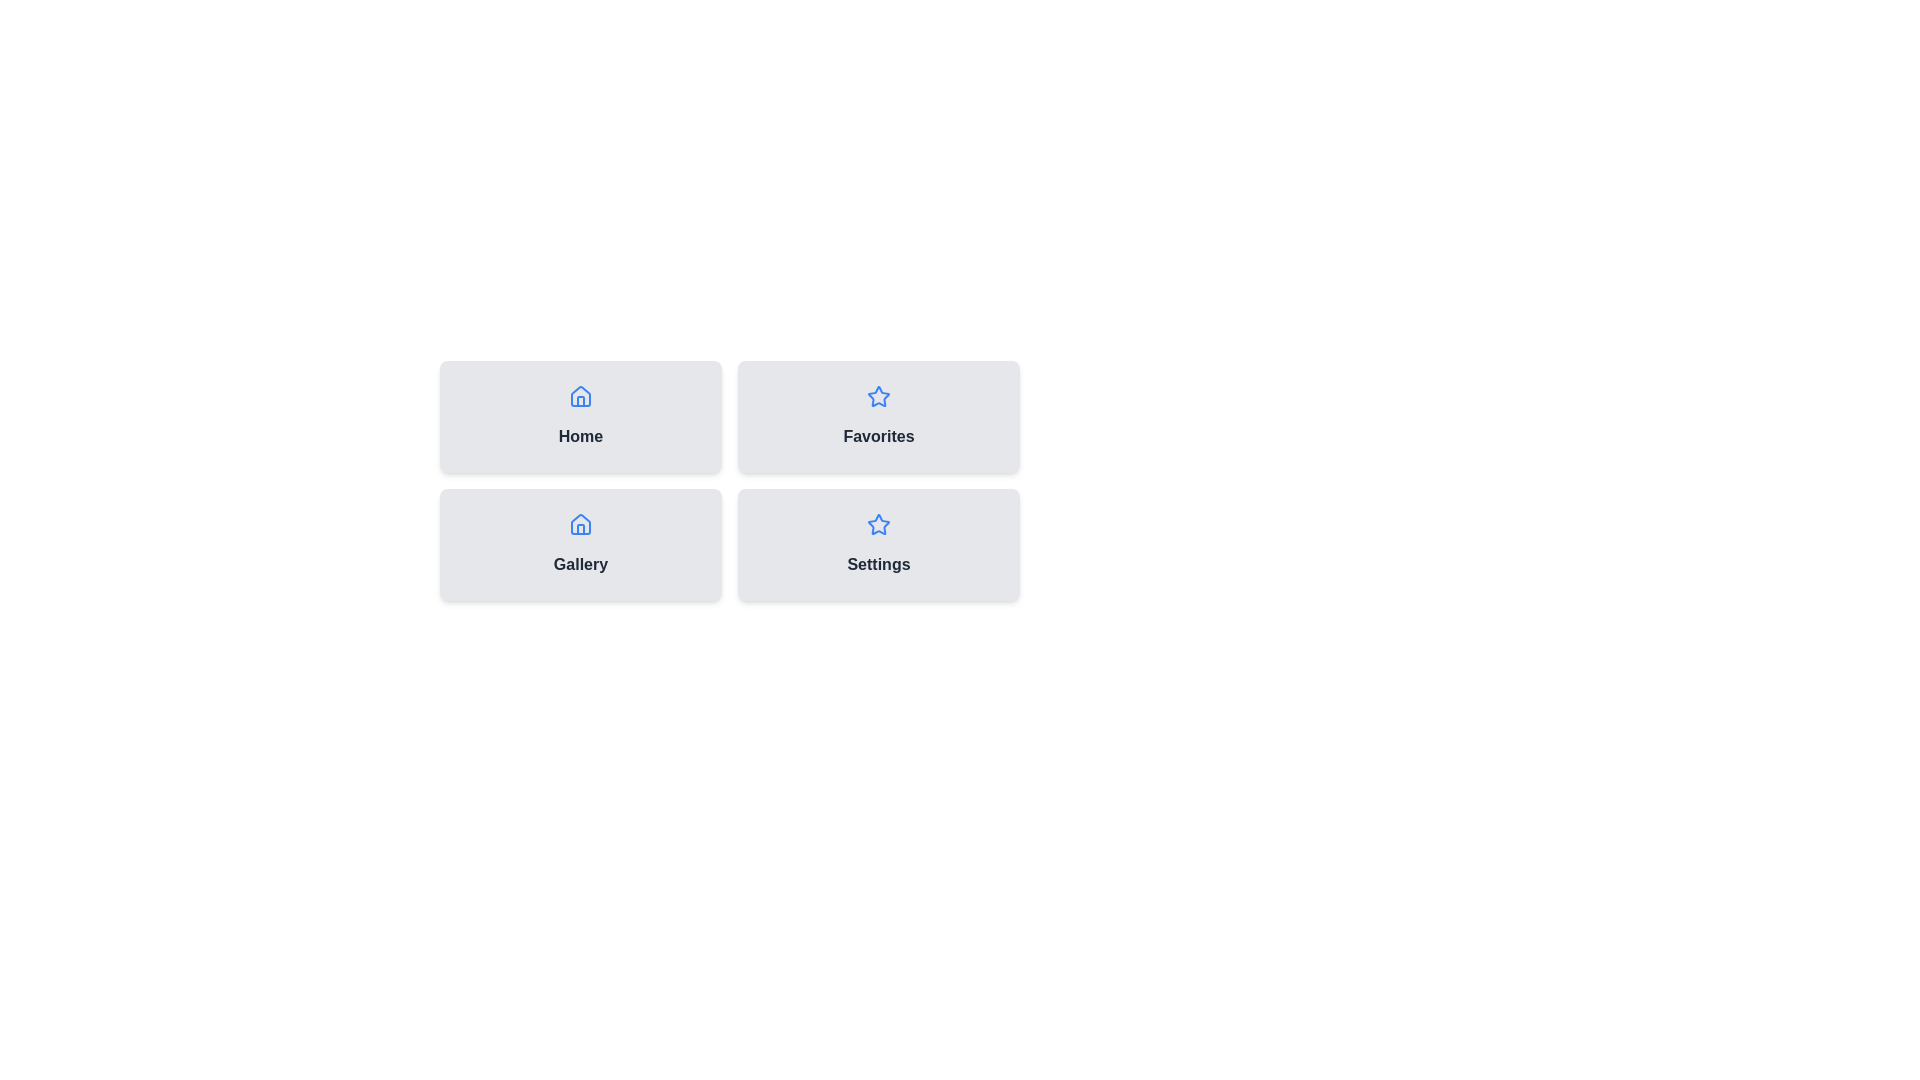 This screenshot has width=1920, height=1080. I want to click on the 'Home' icon, which represents the home functionality in the user interface, located at the top of the 'Home' card in the 2x2 grid layout, so click(579, 397).